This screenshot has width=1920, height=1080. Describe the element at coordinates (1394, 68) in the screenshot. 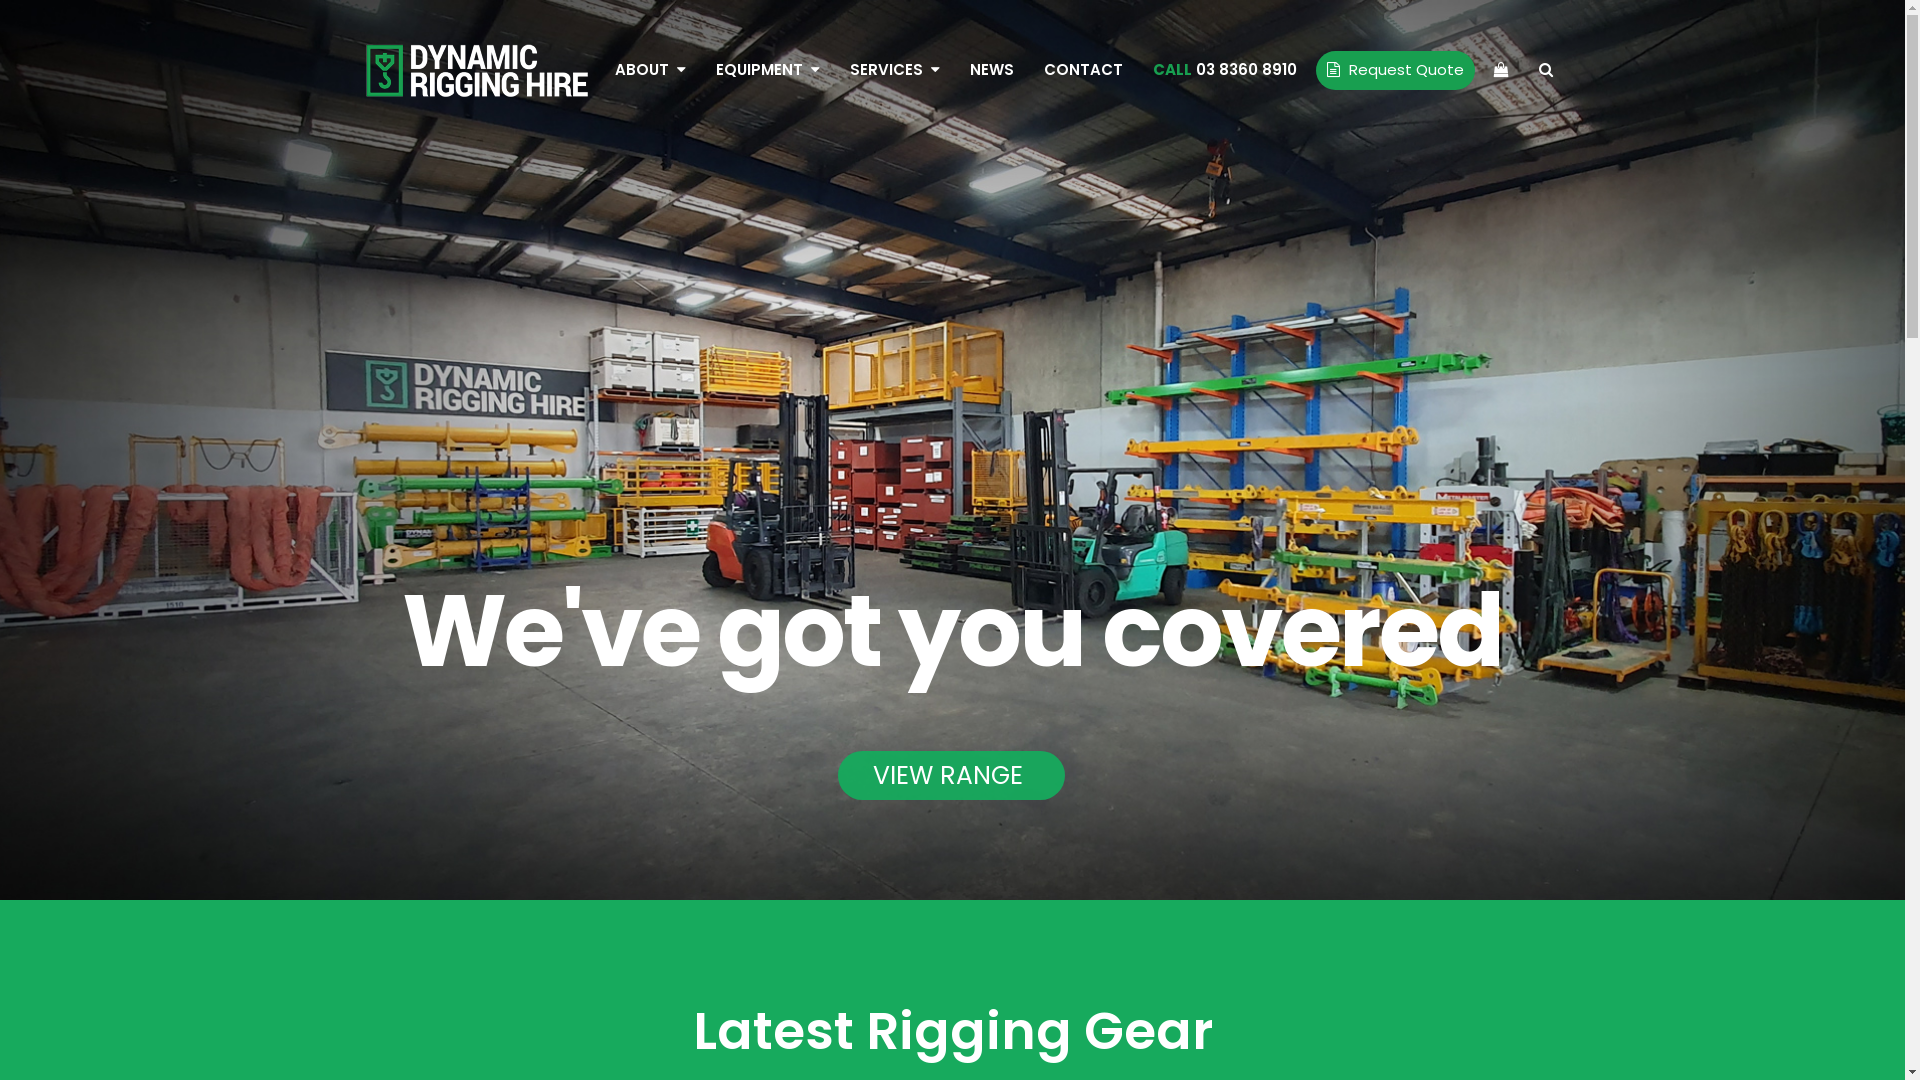

I see `'Request Quote'` at that location.